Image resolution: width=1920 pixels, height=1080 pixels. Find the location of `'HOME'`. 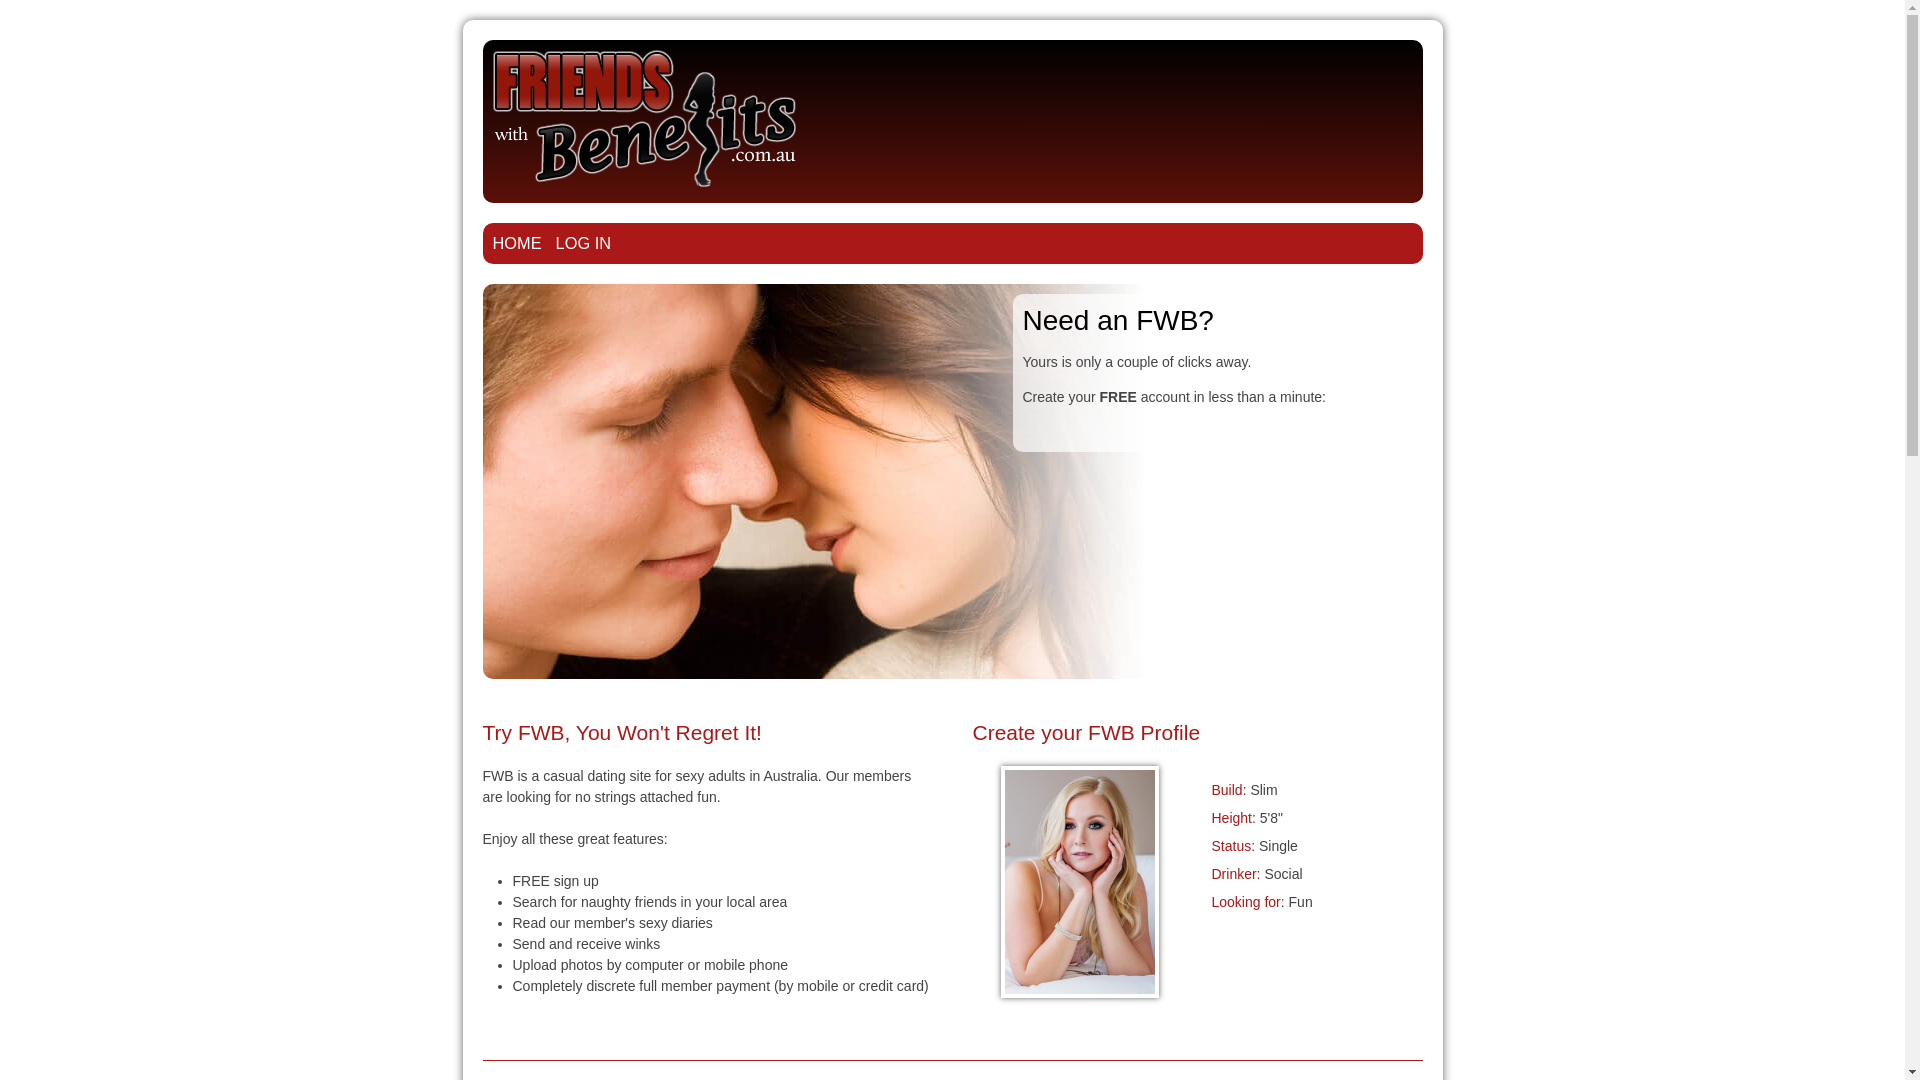

'HOME' is located at coordinates (516, 242).